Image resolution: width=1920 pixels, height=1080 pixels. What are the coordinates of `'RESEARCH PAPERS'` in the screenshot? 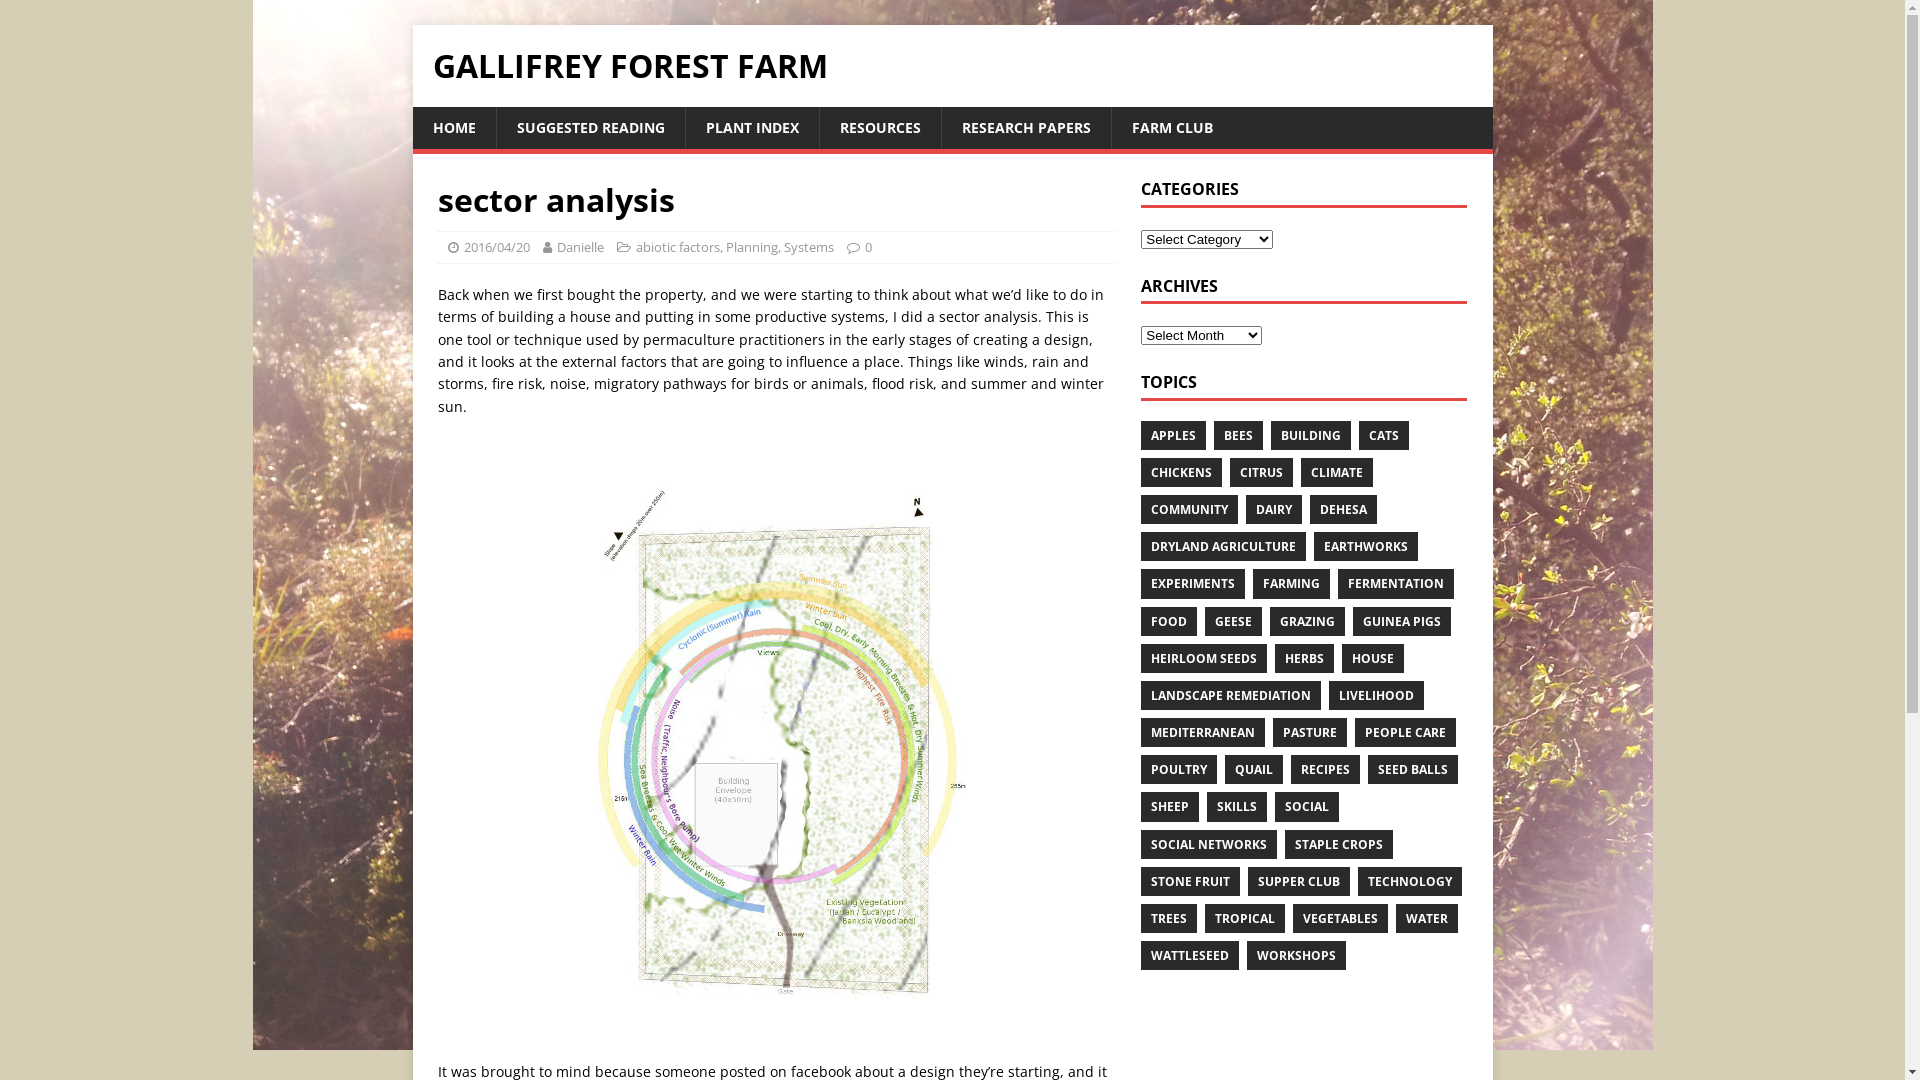 It's located at (1025, 127).